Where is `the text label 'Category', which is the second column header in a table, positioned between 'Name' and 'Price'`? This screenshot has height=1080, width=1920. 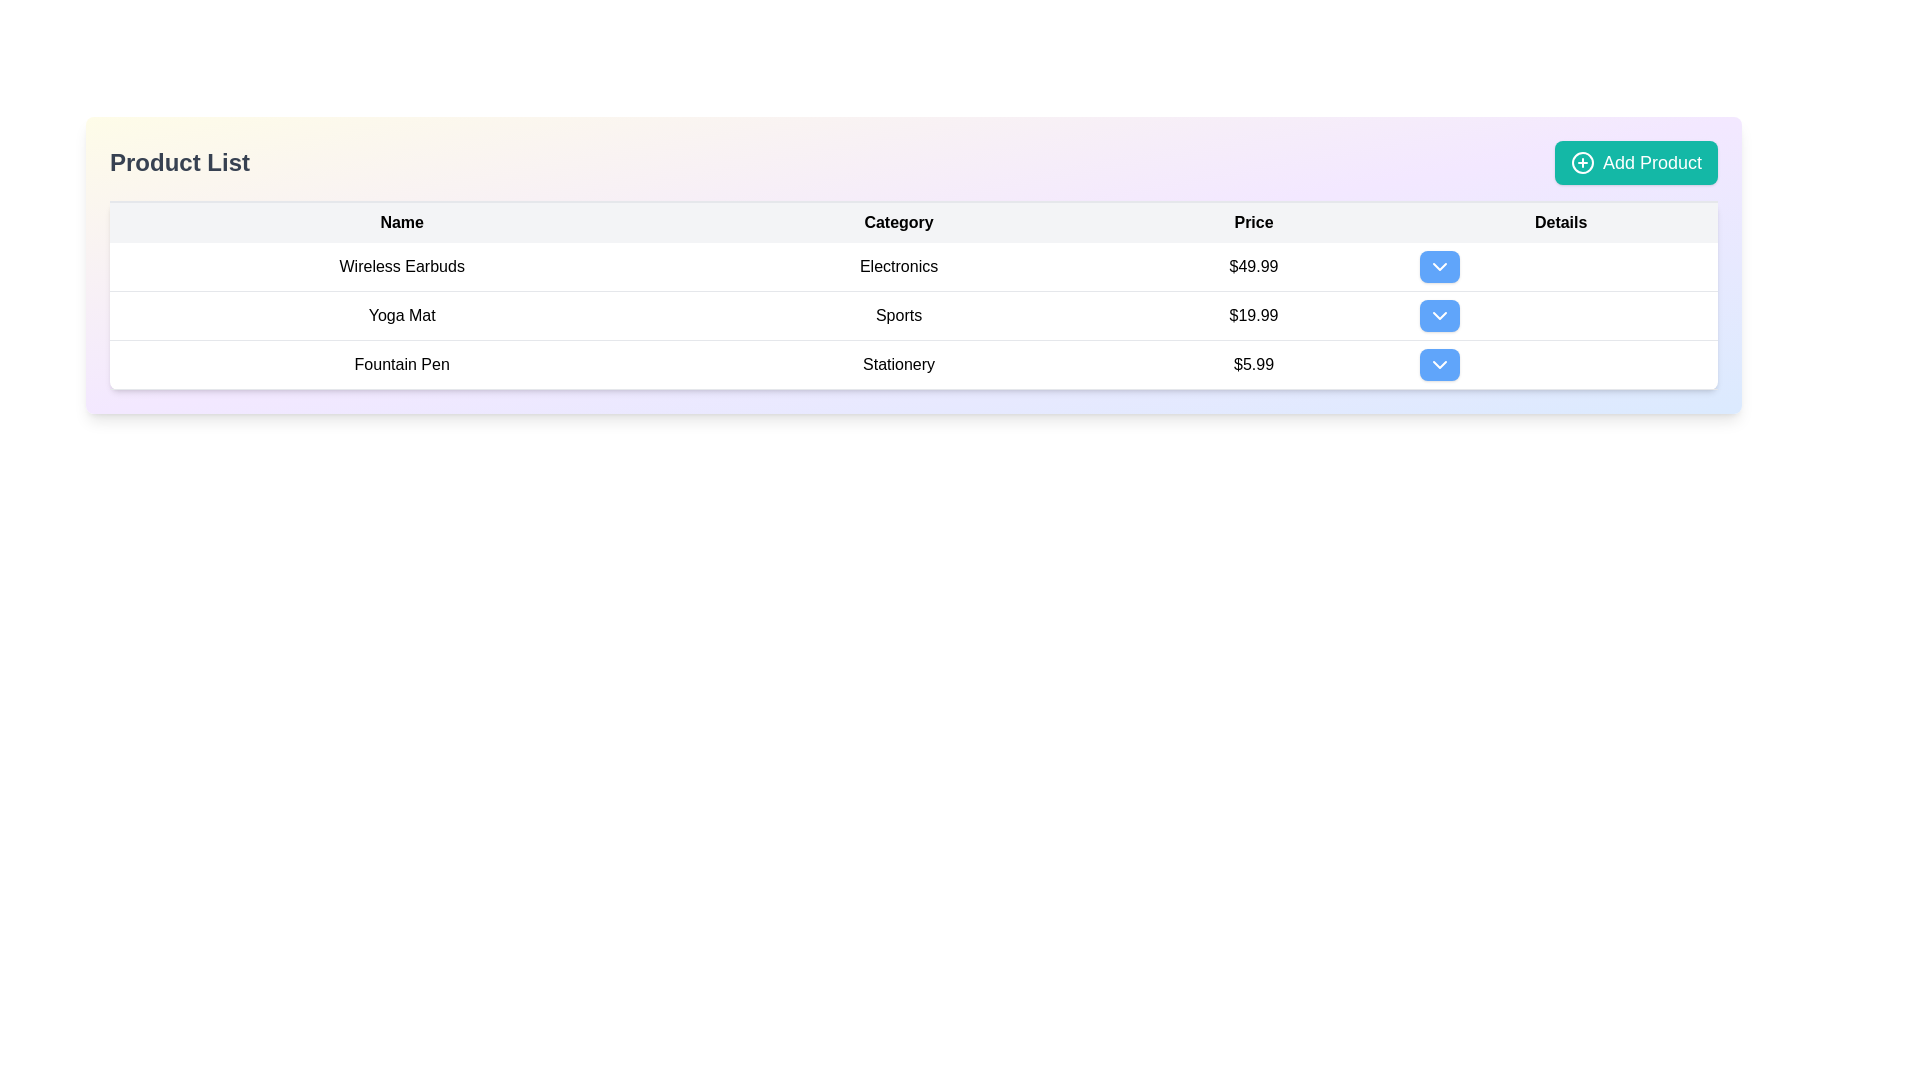 the text label 'Category', which is the second column header in a table, positioned between 'Name' and 'Price' is located at coordinates (898, 222).